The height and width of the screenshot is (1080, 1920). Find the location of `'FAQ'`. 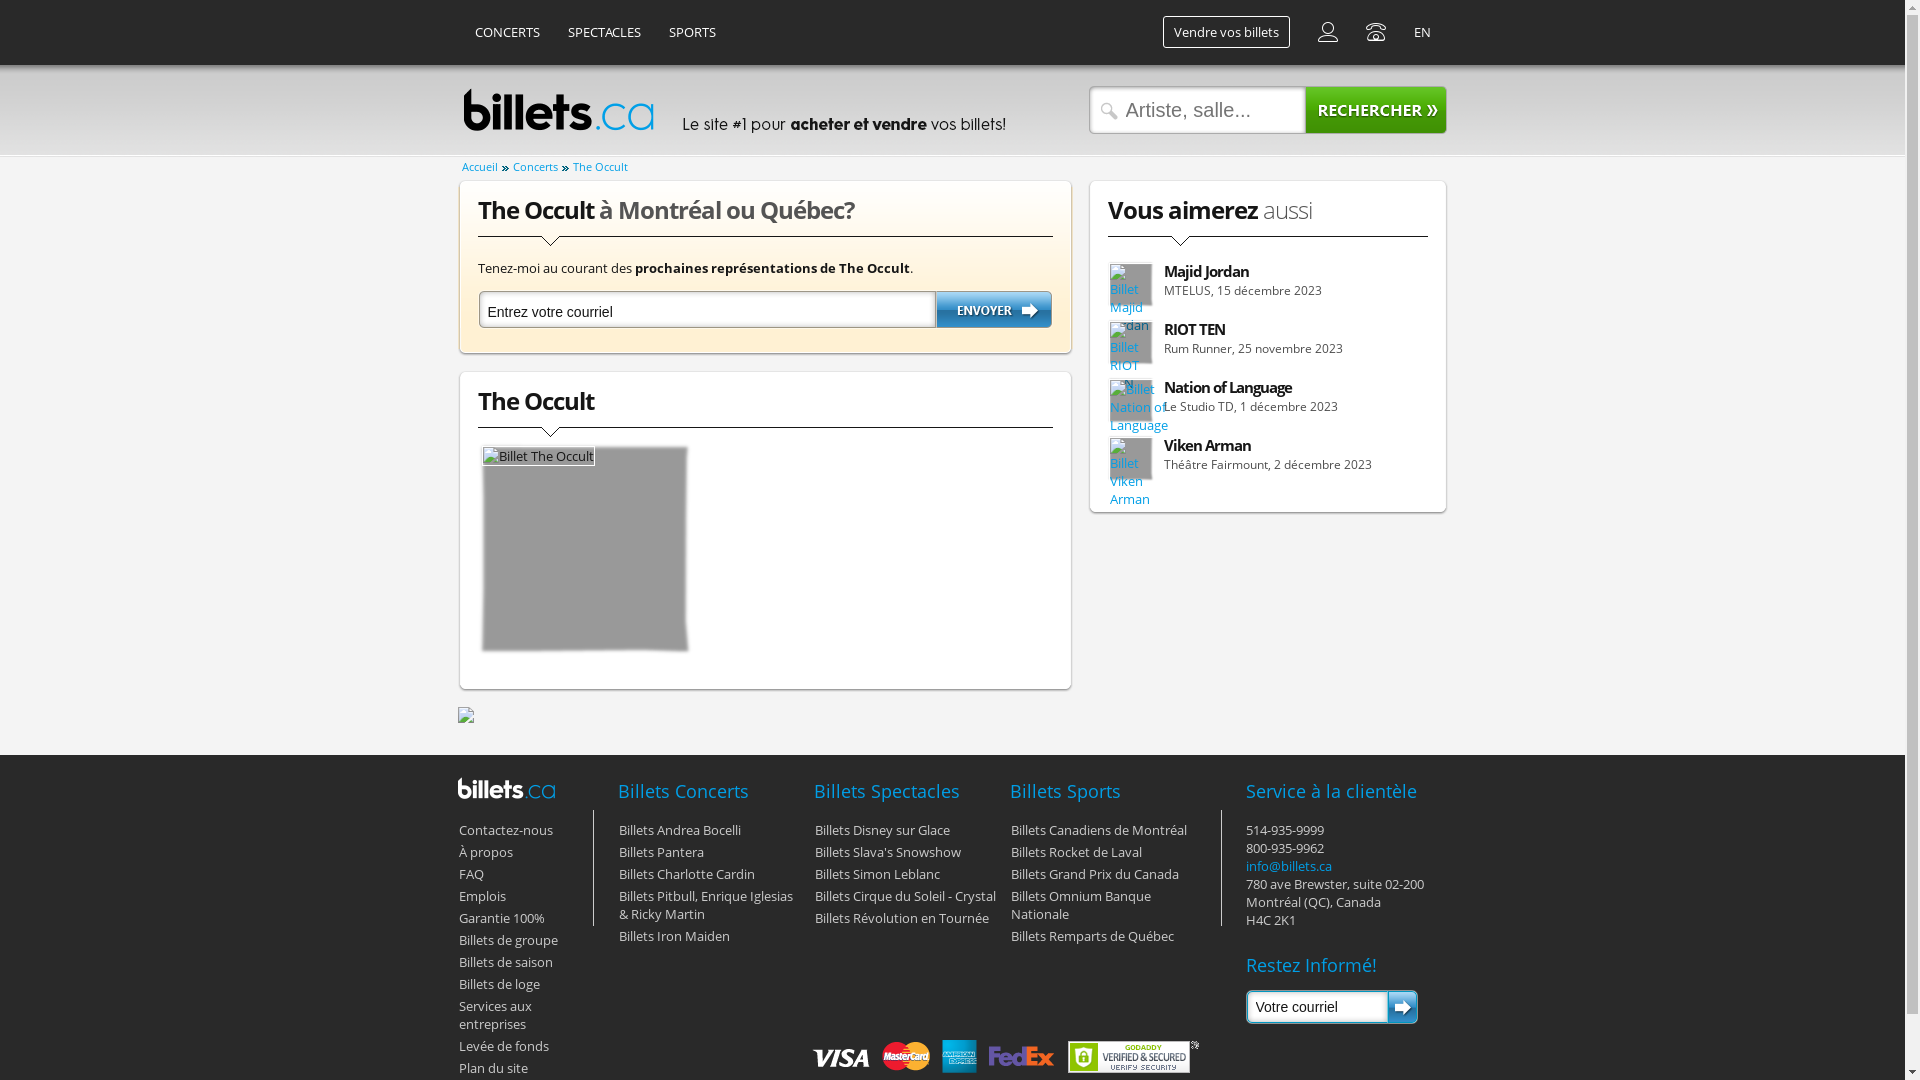

'FAQ' is located at coordinates (469, 873).